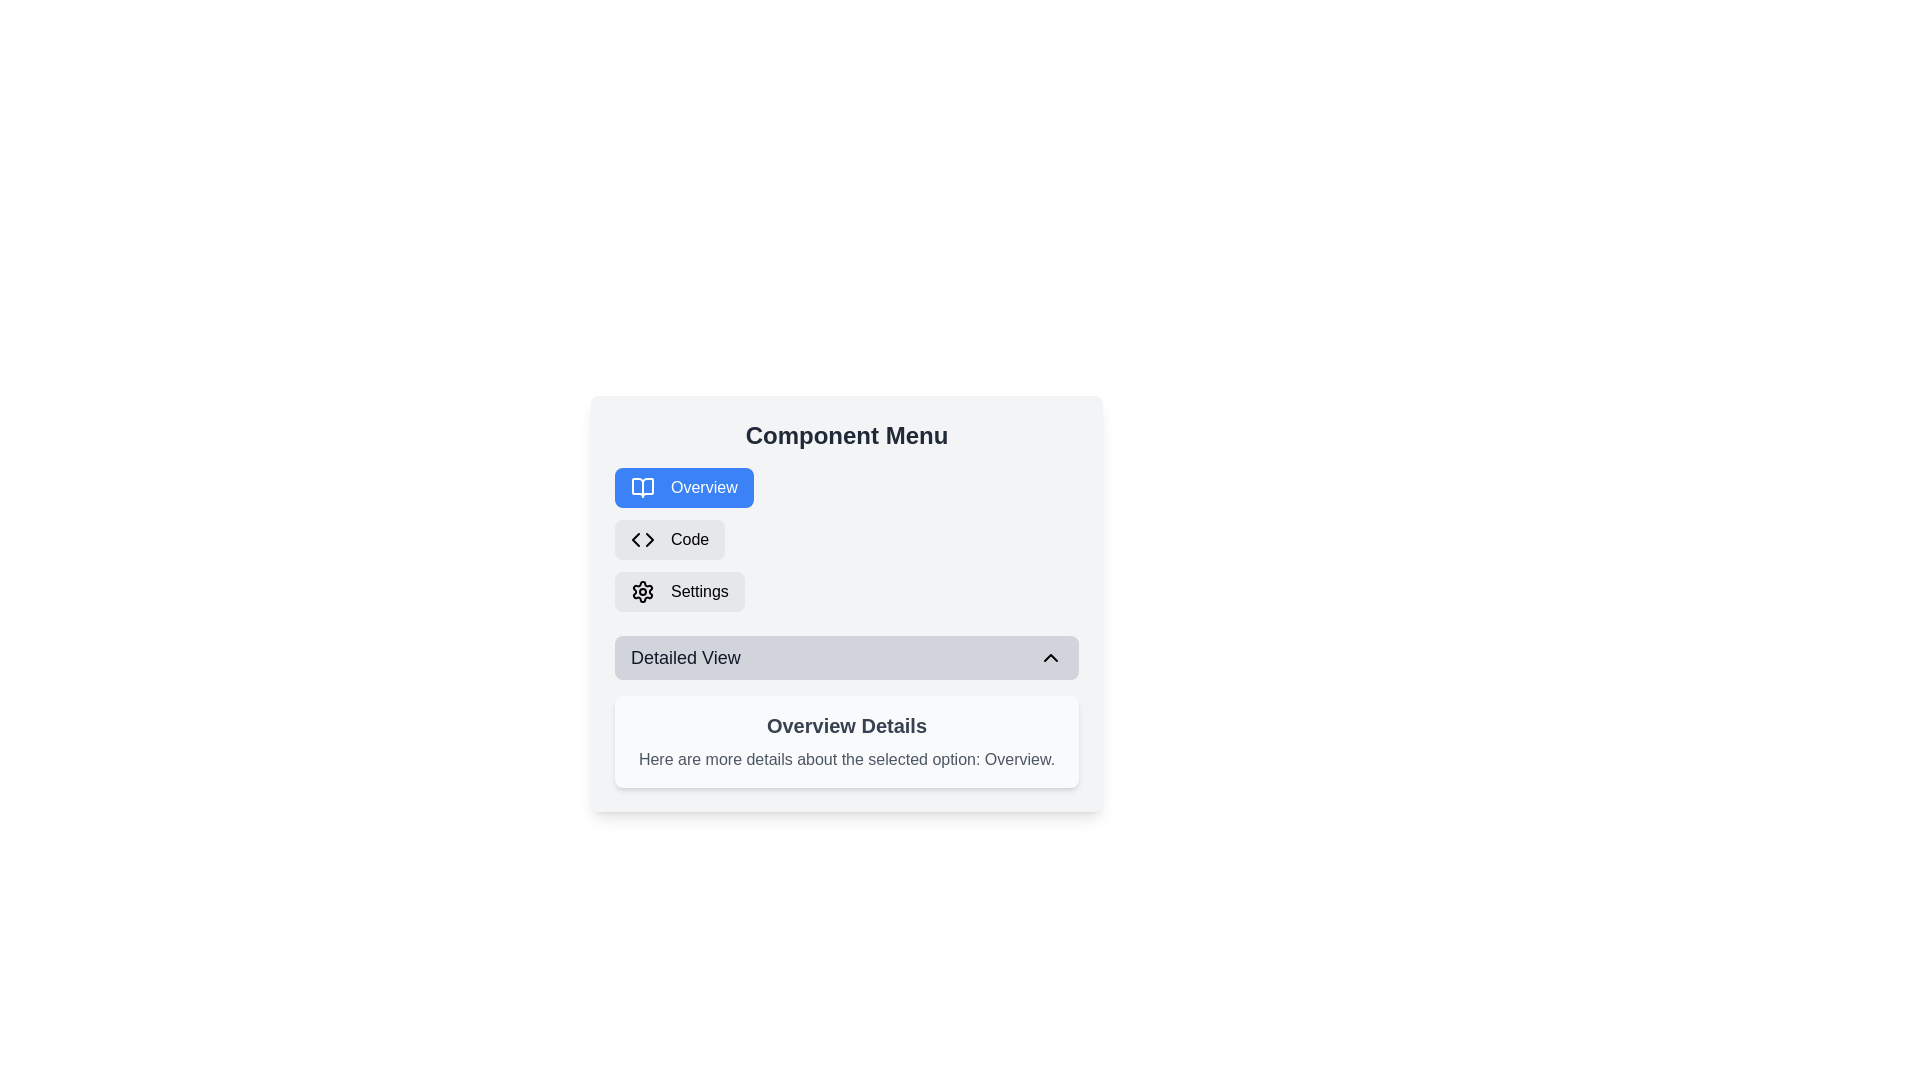 The width and height of the screenshot is (1920, 1080). I want to click on the first button in the vertical list located beneath the 'Component Menu' heading, so click(684, 488).